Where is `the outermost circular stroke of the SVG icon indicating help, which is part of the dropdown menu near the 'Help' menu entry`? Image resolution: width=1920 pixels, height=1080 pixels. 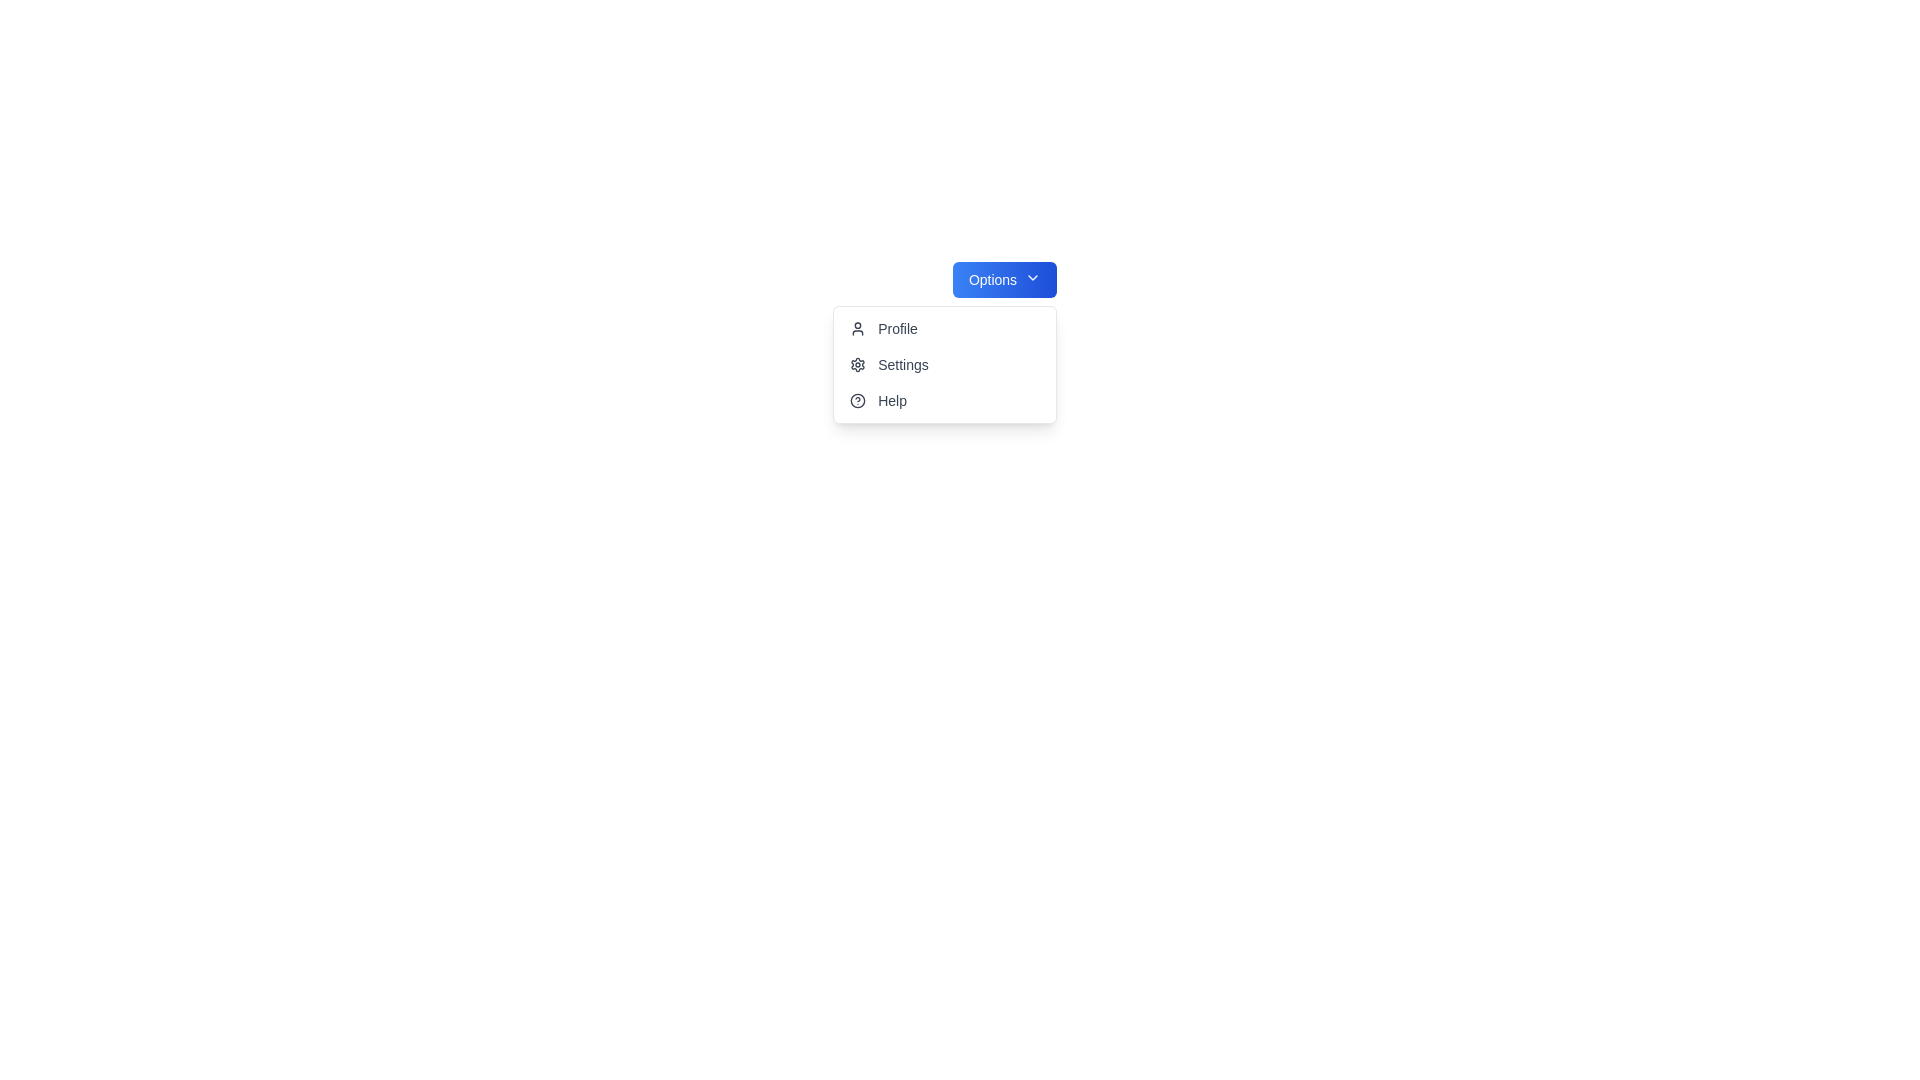 the outermost circular stroke of the SVG icon indicating help, which is part of the dropdown menu near the 'Help' menu entry is located at coordinates (858, 401).